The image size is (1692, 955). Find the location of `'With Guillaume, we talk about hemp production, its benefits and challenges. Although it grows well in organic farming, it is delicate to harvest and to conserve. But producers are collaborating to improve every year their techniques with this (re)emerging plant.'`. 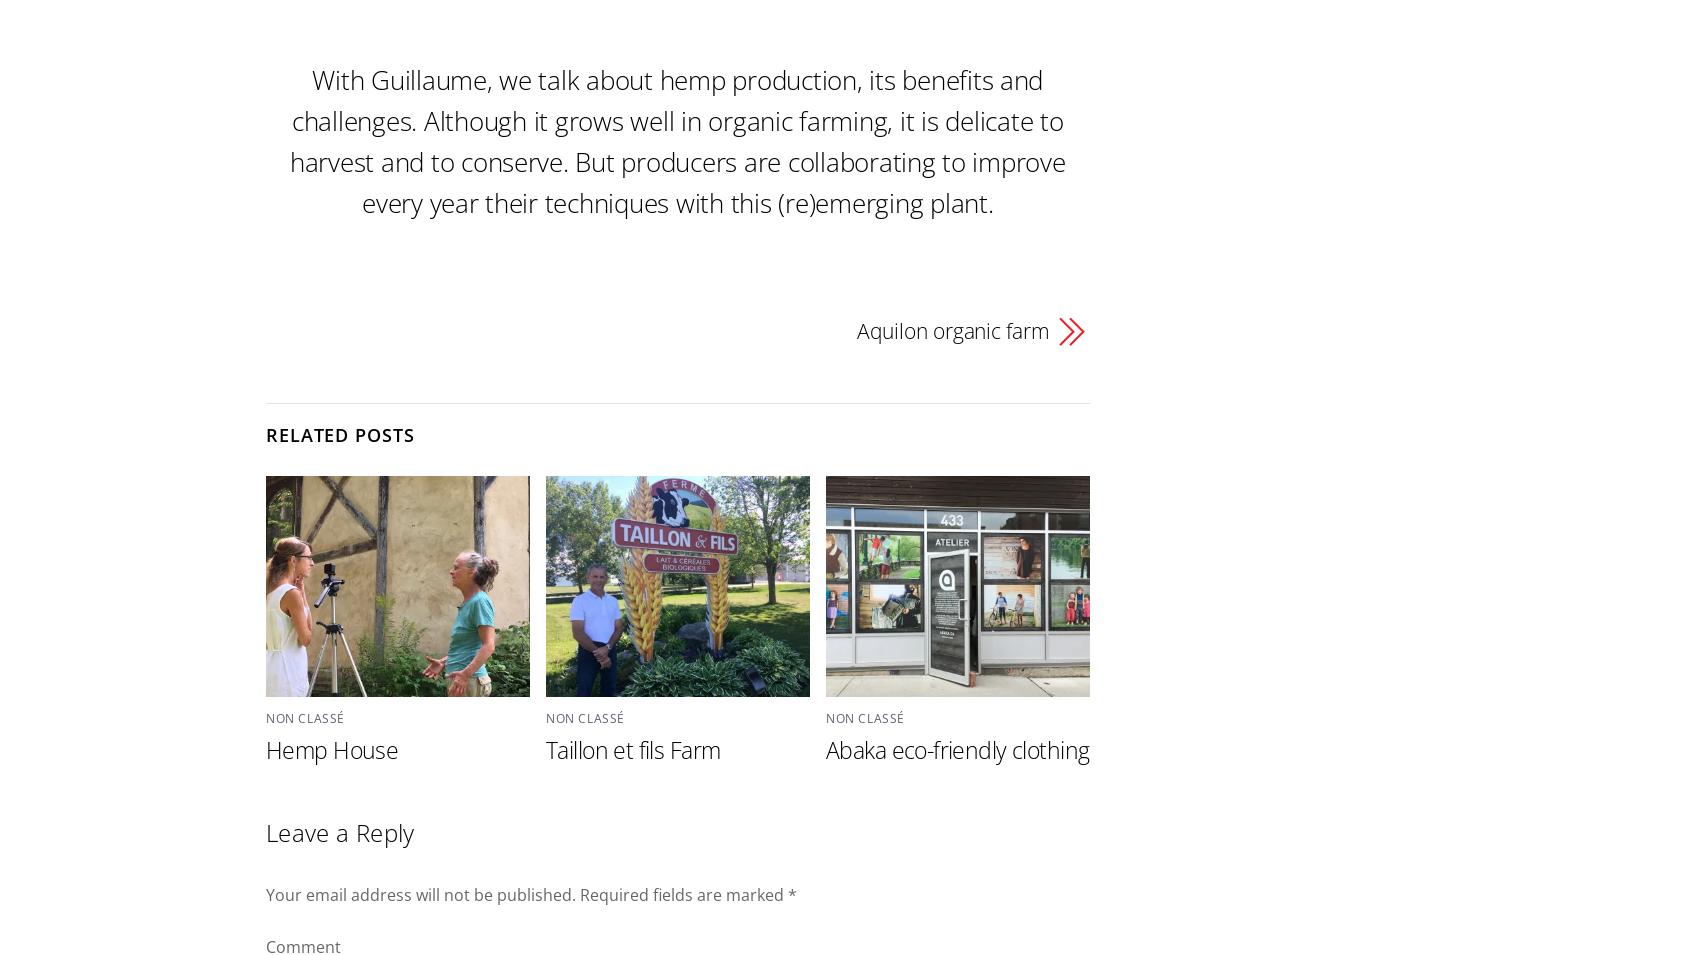

'With Guillaume, we talk about hemp production, its benefits and challenges. Although it grows well in organic farming, it is delicate to harvest and to conserve. But producers are collaborating to improve every year their techniques with this (re)emerging plant.' is located at coordinates (676, 139).